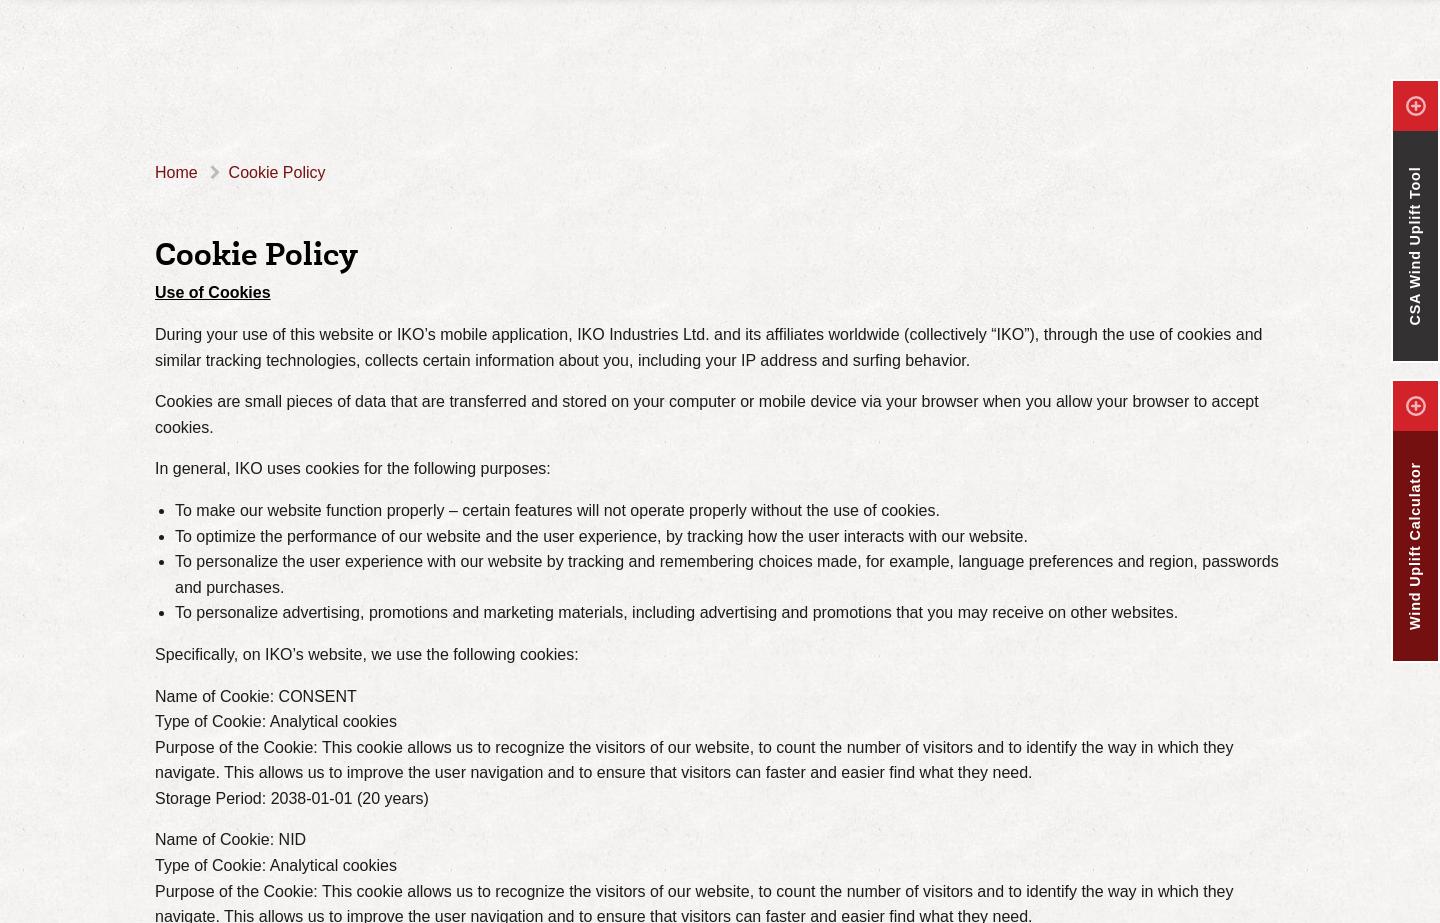 The image size is (1440, 923). I want to click on 'Permeable', so click(572, 62).